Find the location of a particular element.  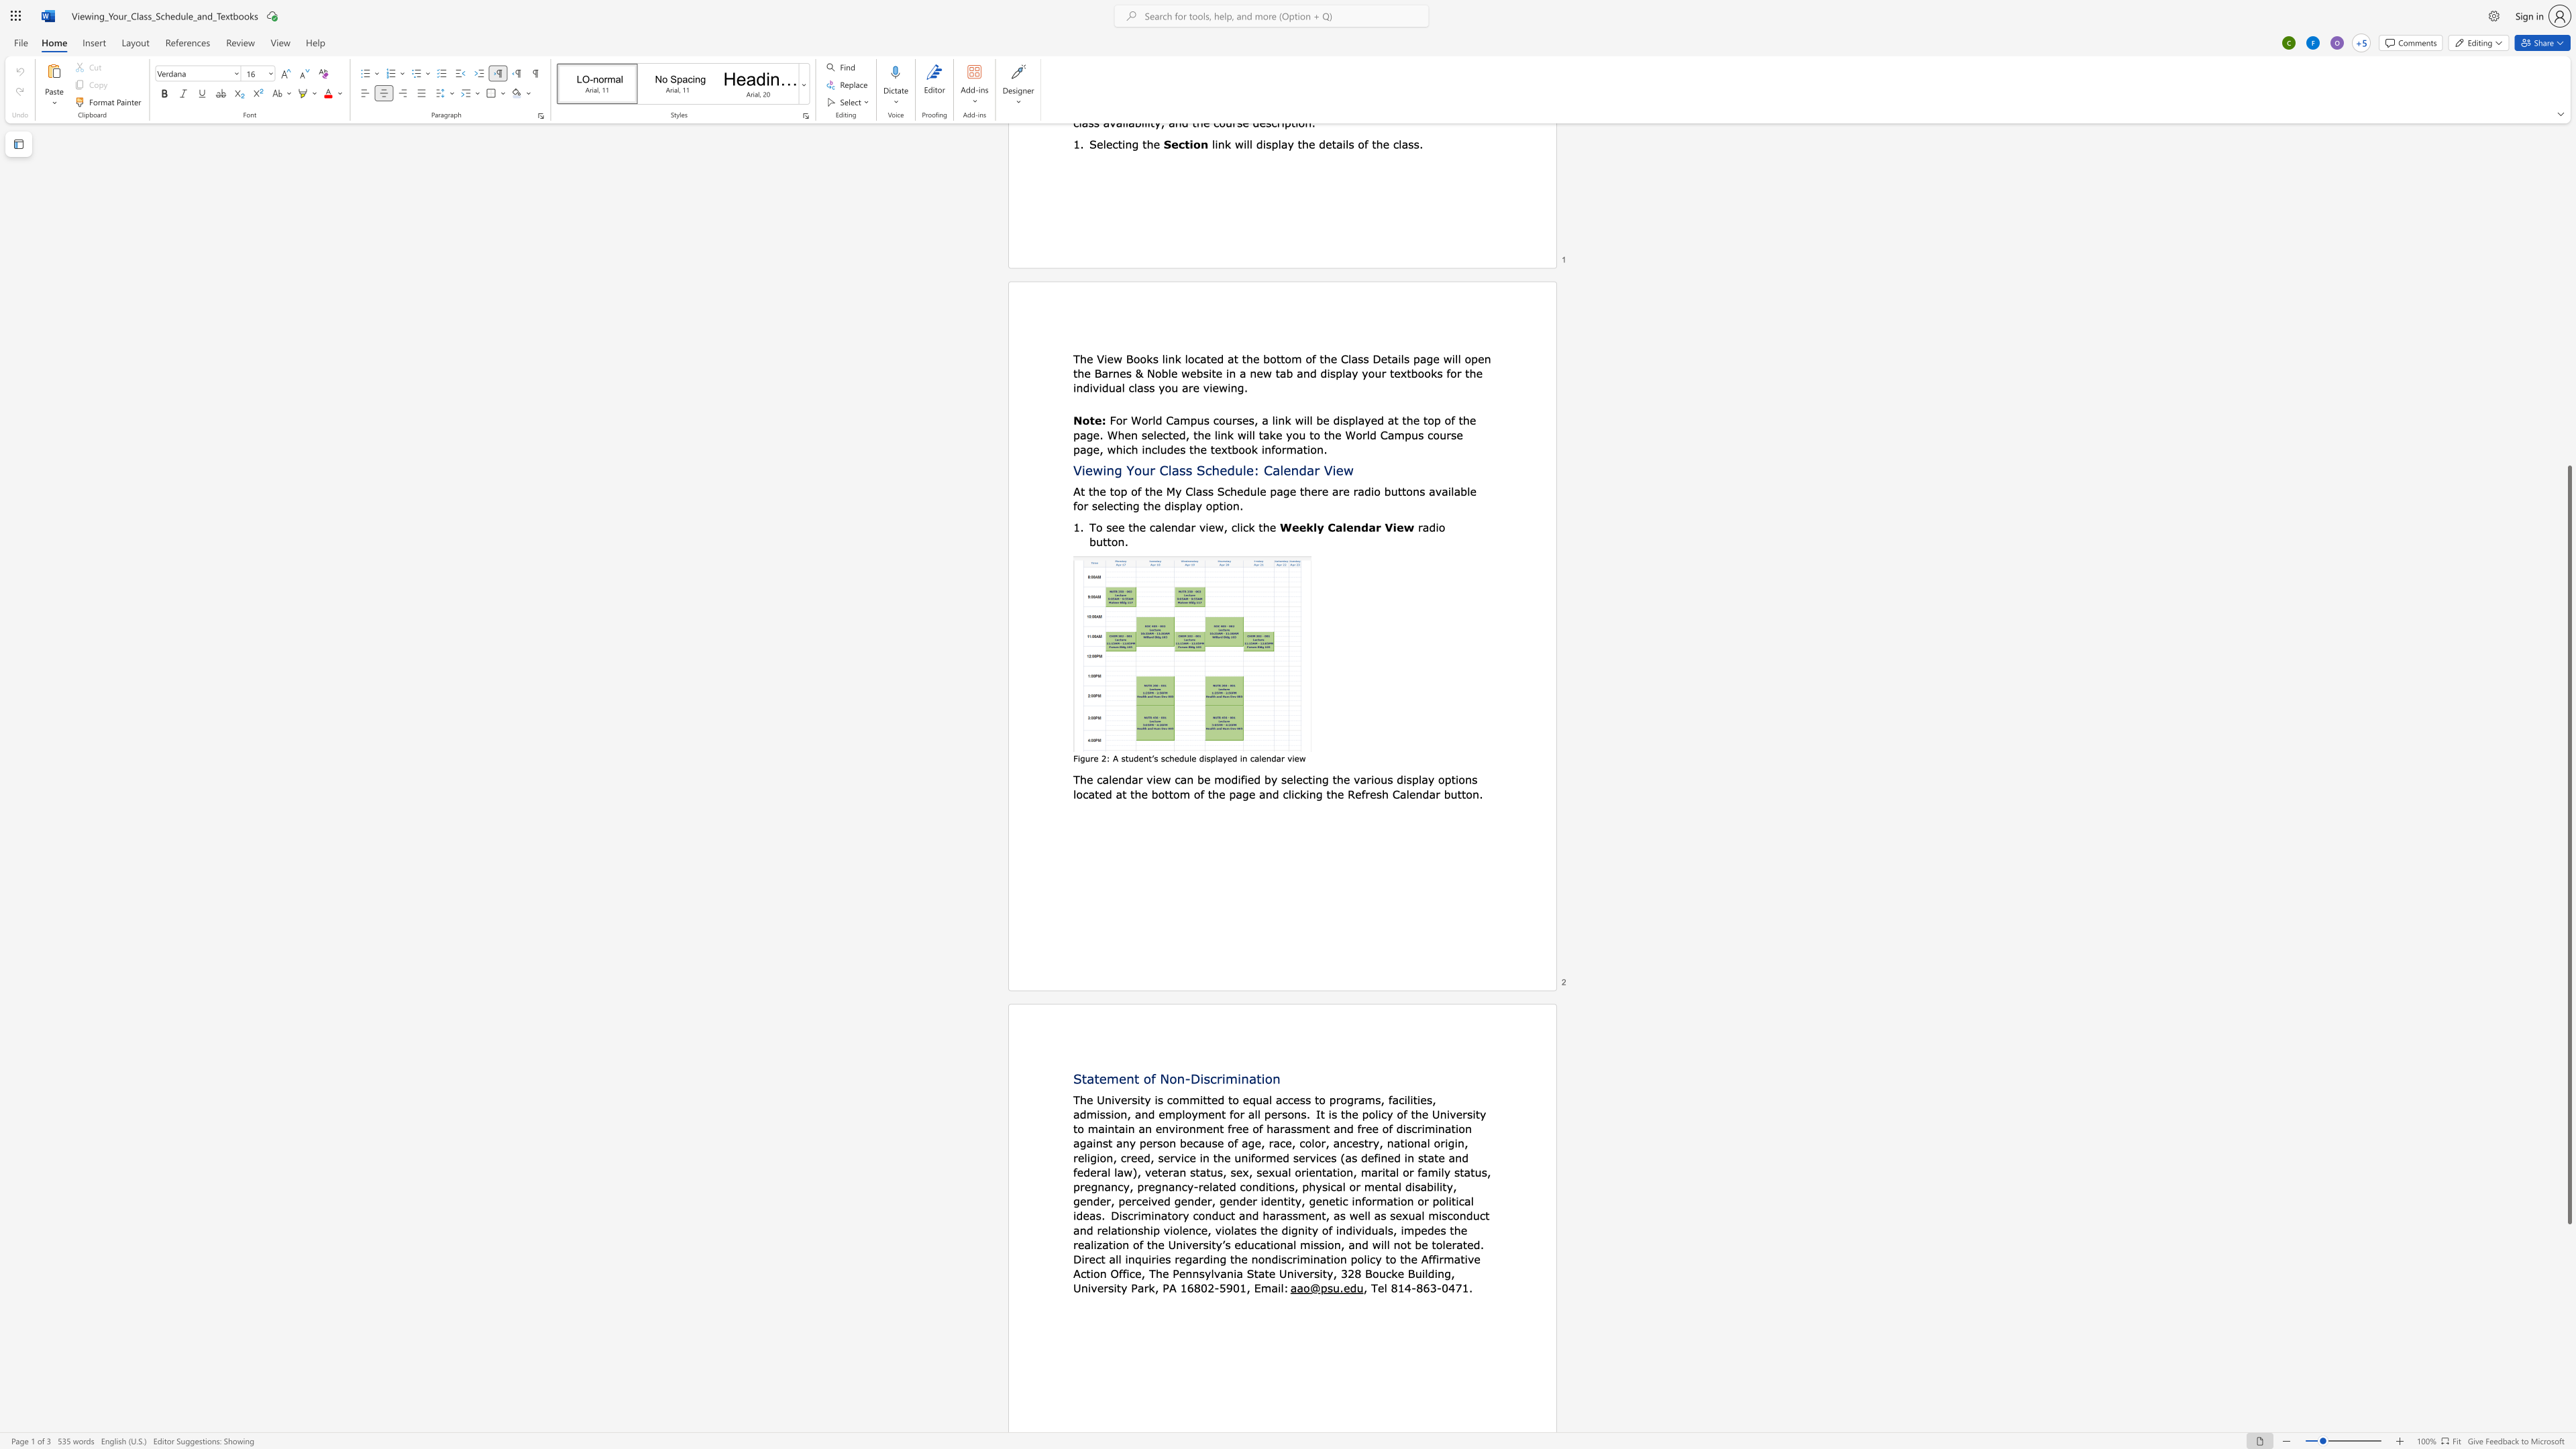

the right-hand scrollbar to ascend the page is located at coordinates (2568, 268).